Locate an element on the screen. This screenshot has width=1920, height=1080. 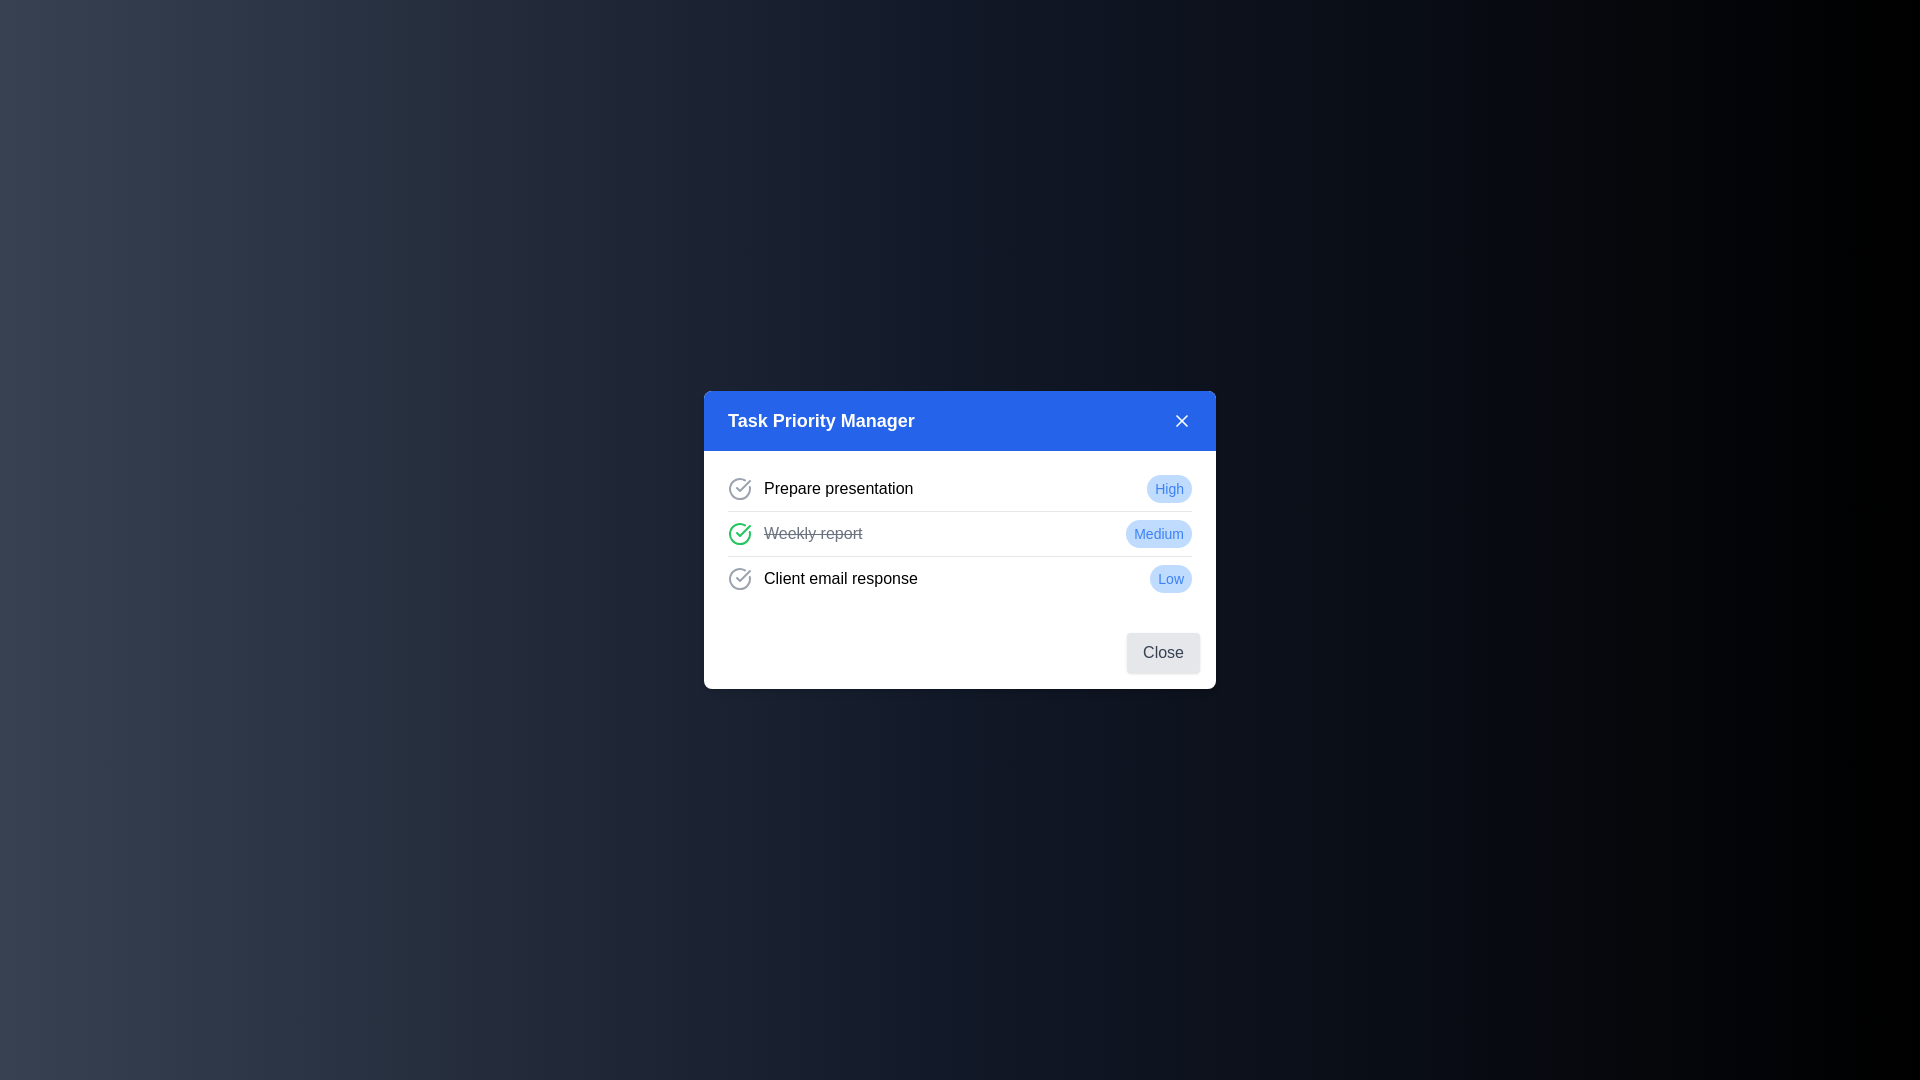
the first list item labeled 'Prepare presentation' with a high priority indicator in the 'Task Priority Manager' modal is located at coordinates (960, 489).